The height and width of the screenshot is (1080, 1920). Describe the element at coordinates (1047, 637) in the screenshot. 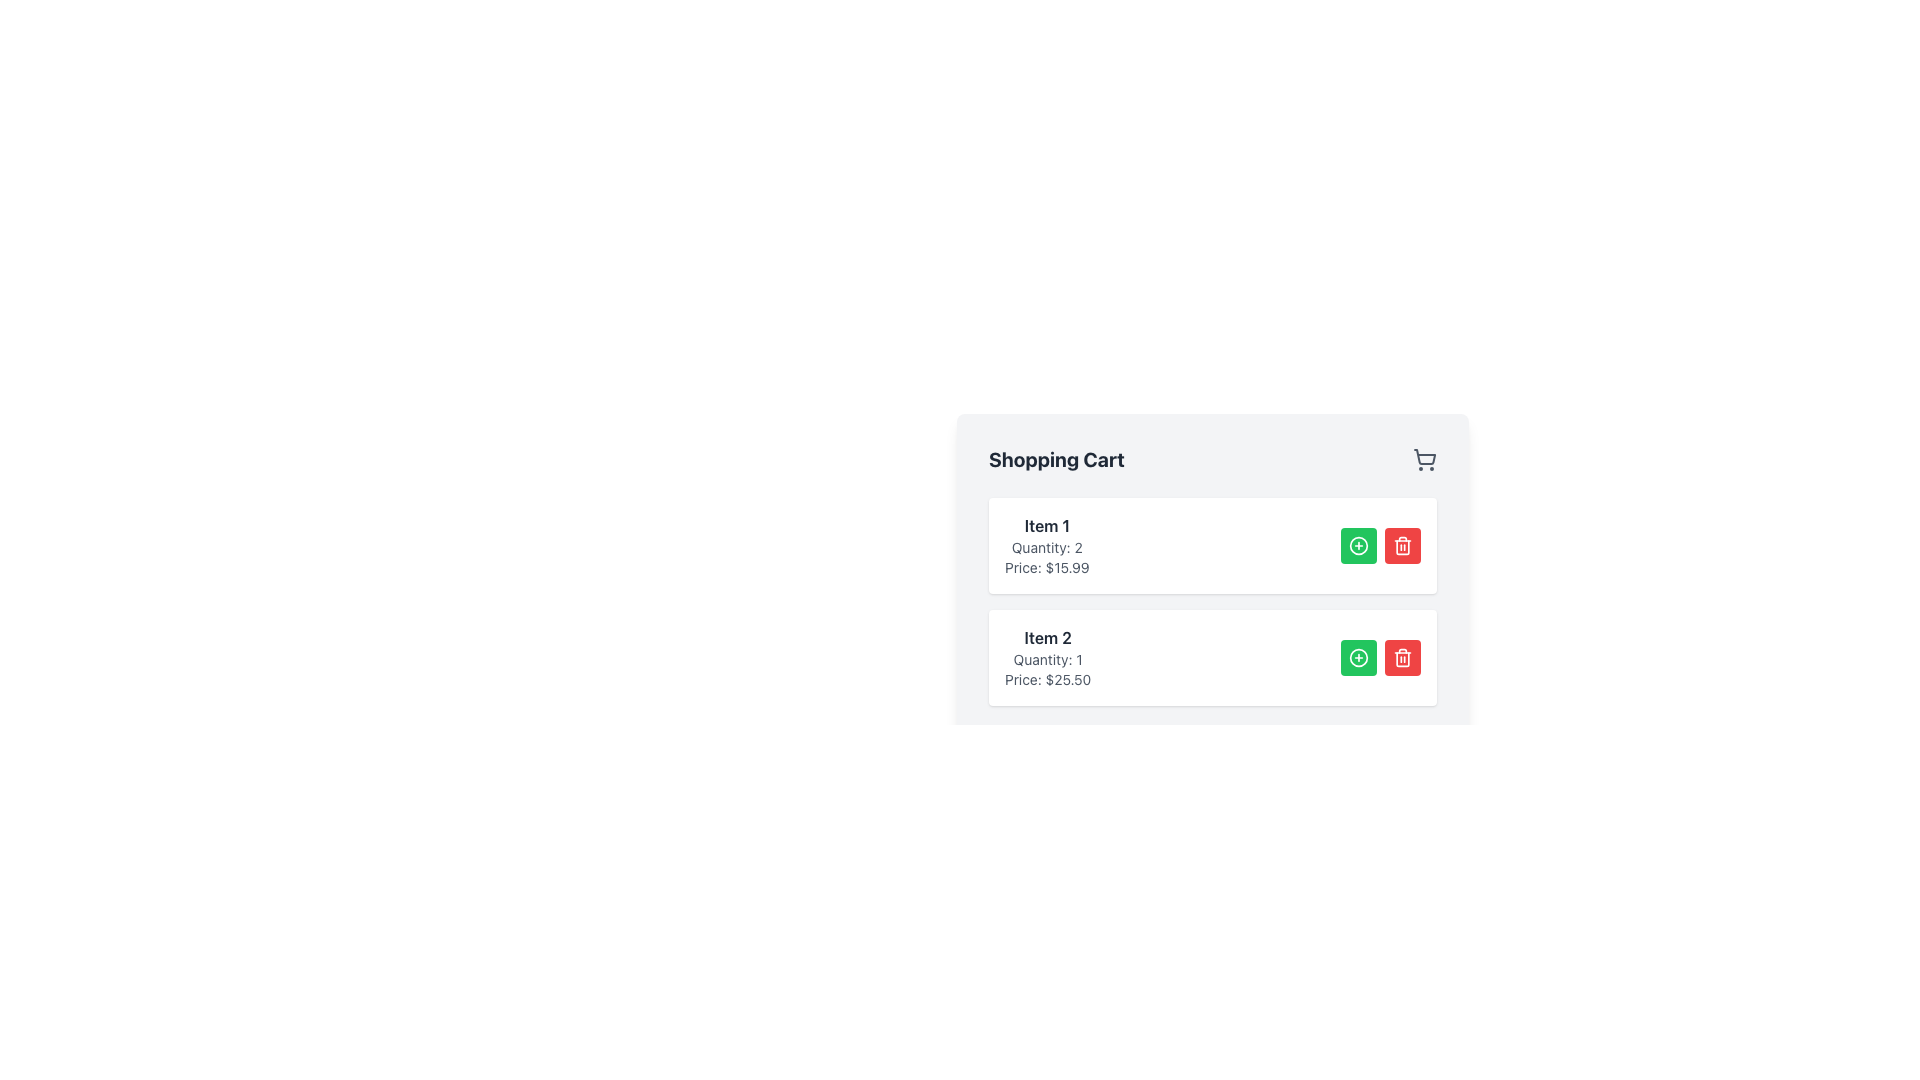

I see `the text element displaying 'Item 2' in the 'Shopping Cart' section, which is styled with bold font and dark gray color` at that location.